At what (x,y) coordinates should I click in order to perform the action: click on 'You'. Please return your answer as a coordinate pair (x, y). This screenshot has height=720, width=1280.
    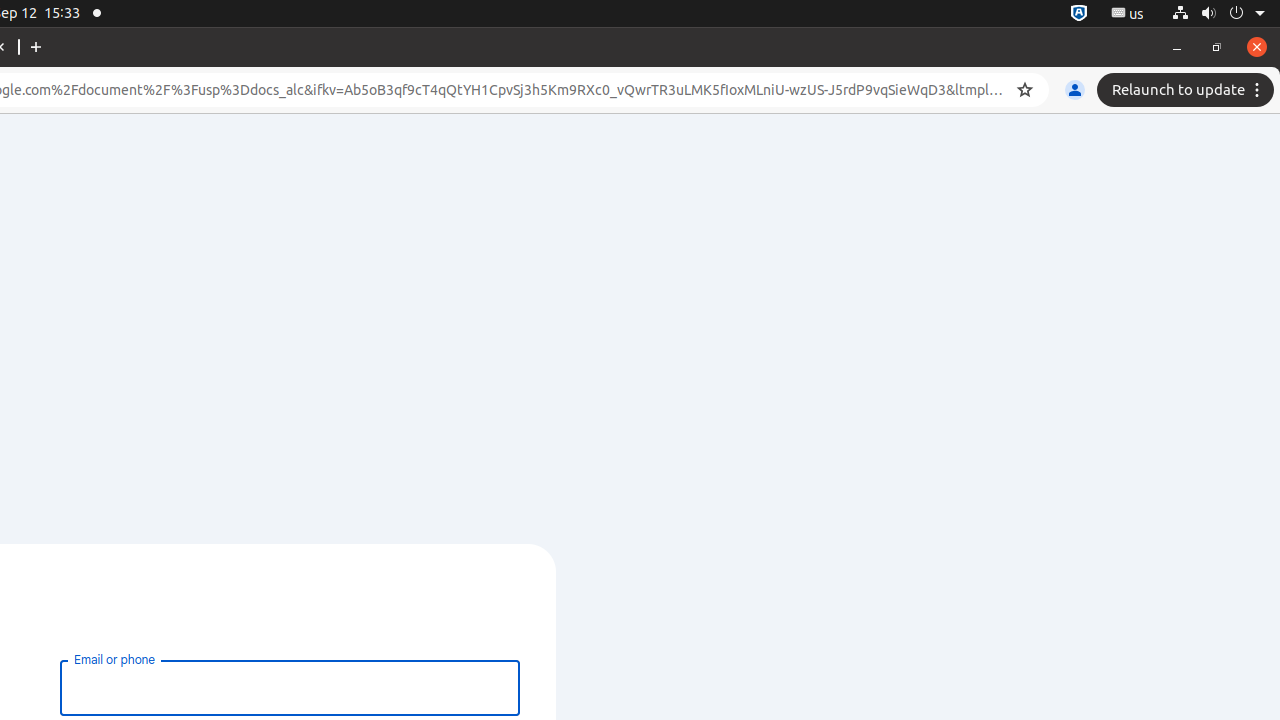
    Looking at the image, I should click on (1073, 90).